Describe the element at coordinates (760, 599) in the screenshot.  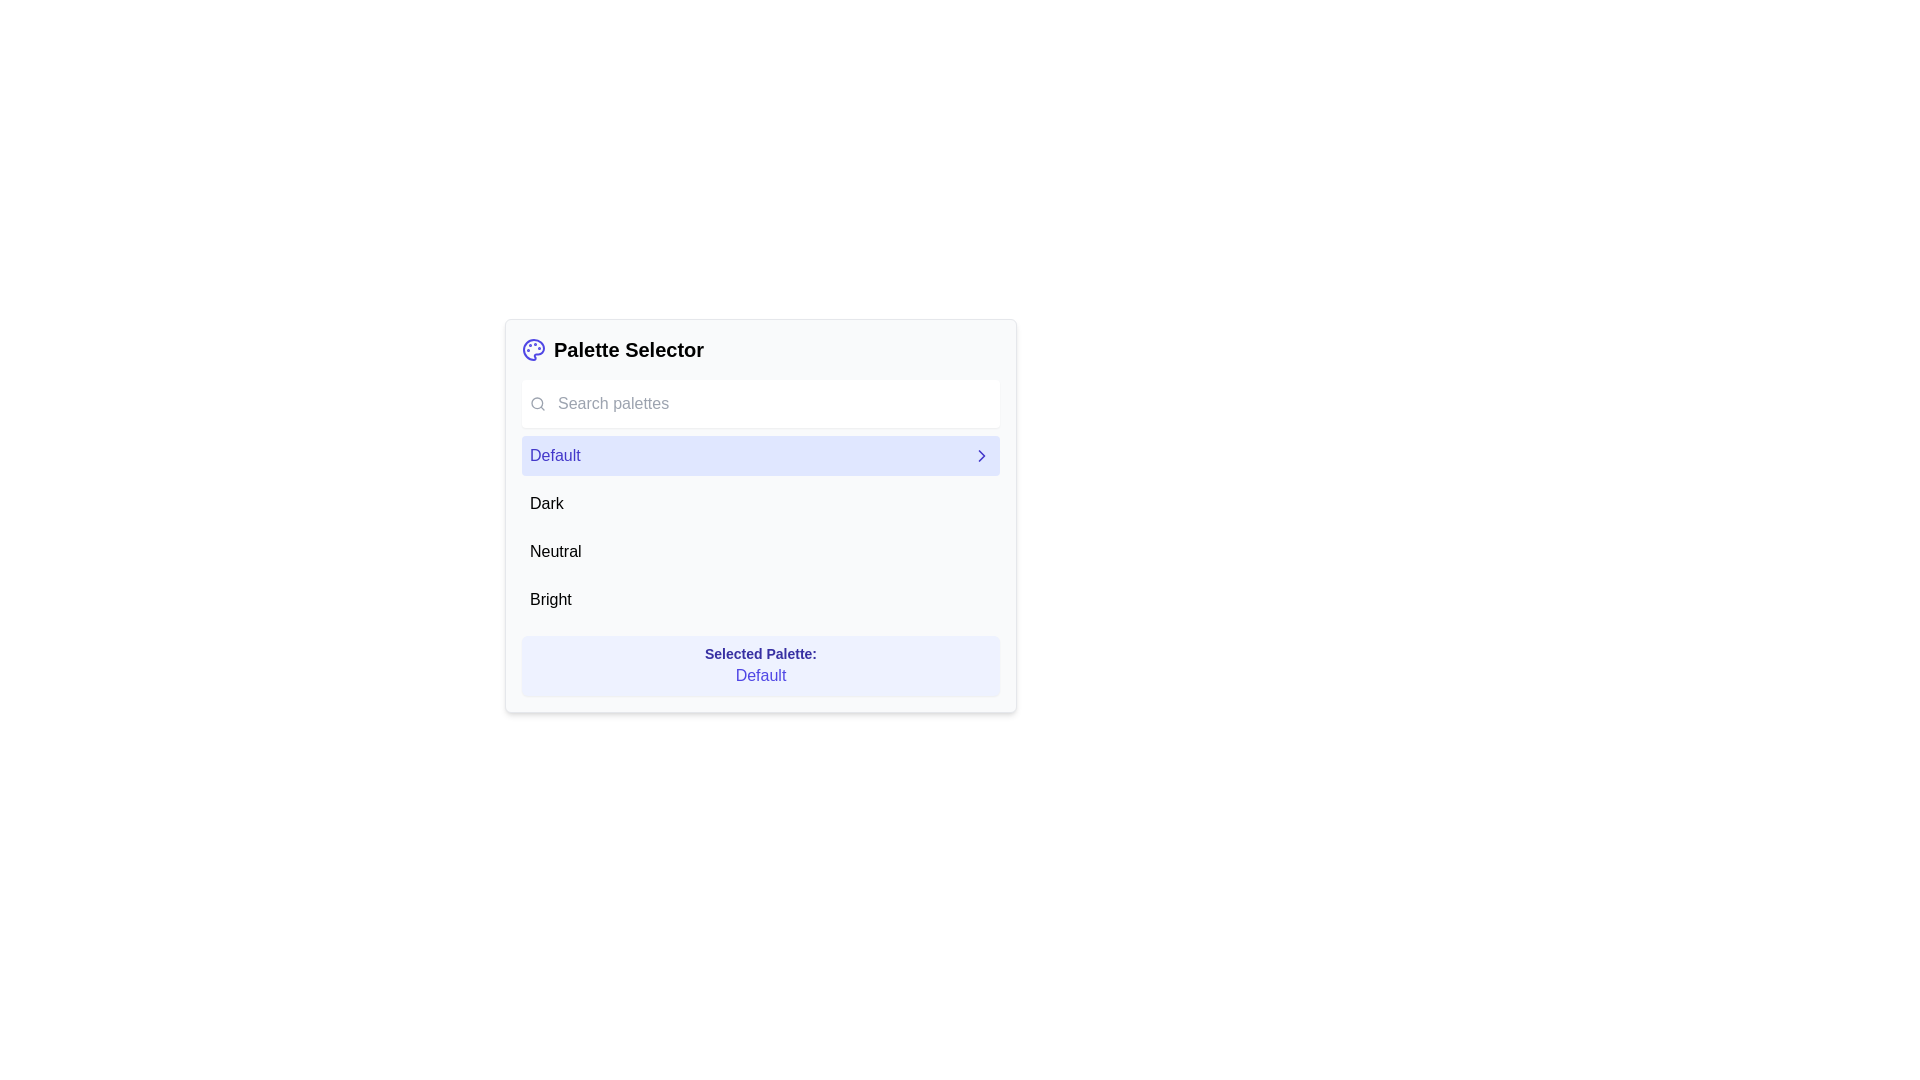
I see `the 'Bright' button, which is the last item in the vertical list under the 'Palette Selector' section` at that location.